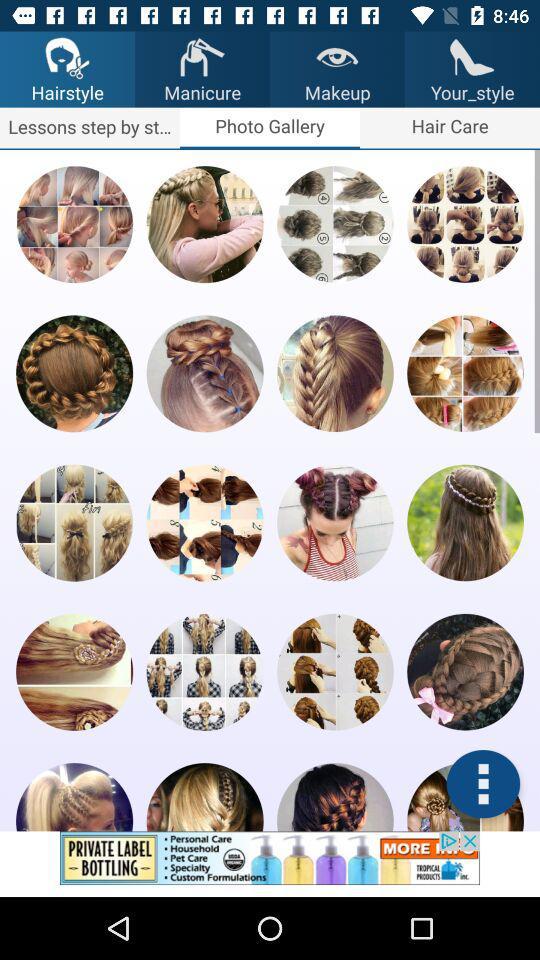 This screenshot has width=540, height=960. Describe the element at coordinates (204, 797) in the screenshot. I see `photo editing app` at that location.